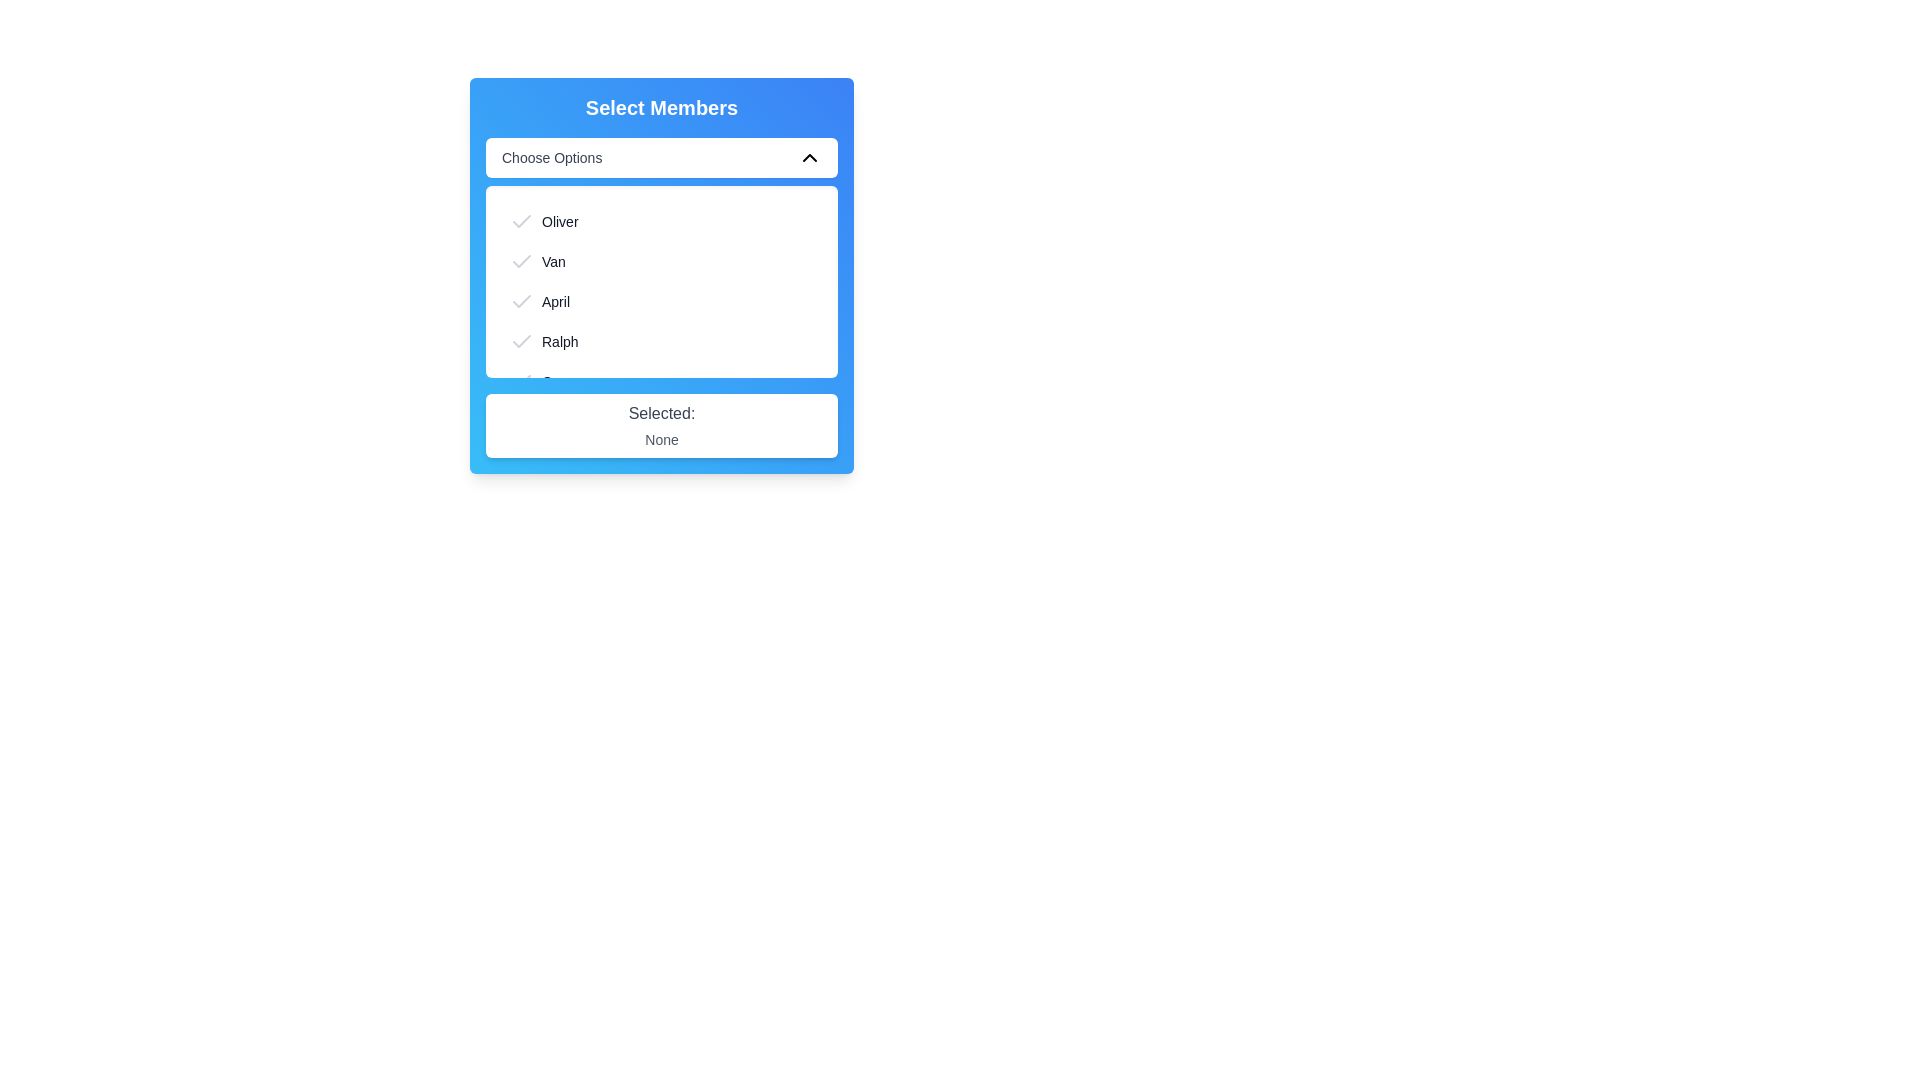 The width and height of the screenshot is (1920, 1080). Describe the element at coordinates (556, 301) in the screenshot. I see `the text label 'April' which identifies a selectable option` at that location.